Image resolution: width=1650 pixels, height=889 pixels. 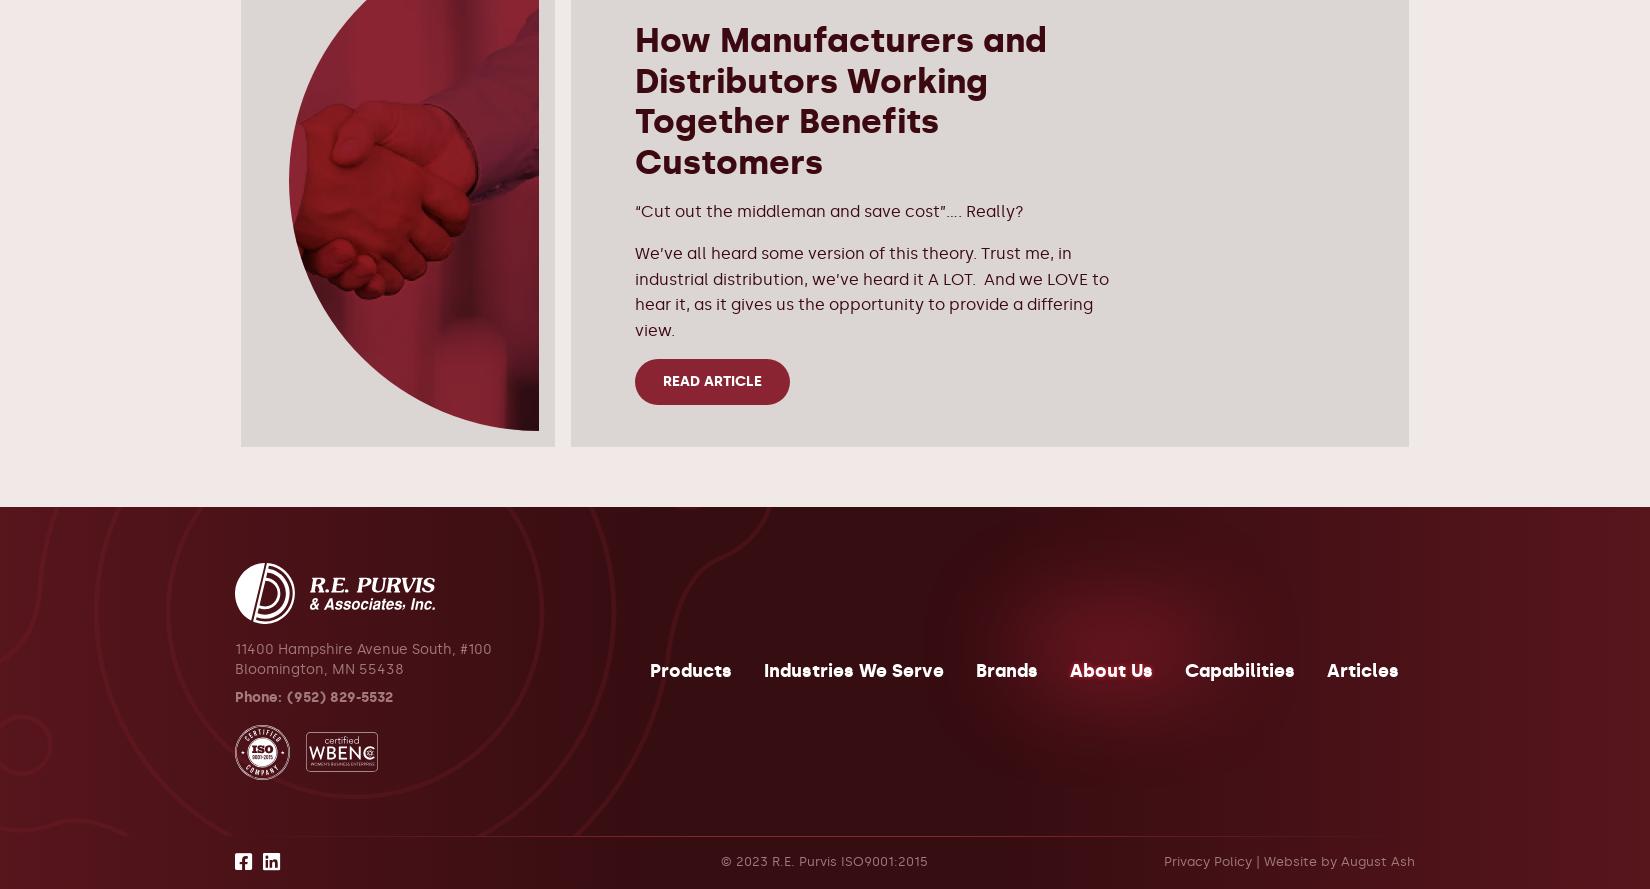 What do you see at coordinates (1294, 859) in the screenshot?
I see `'| Website by'` at bounding box center [1294, 859].